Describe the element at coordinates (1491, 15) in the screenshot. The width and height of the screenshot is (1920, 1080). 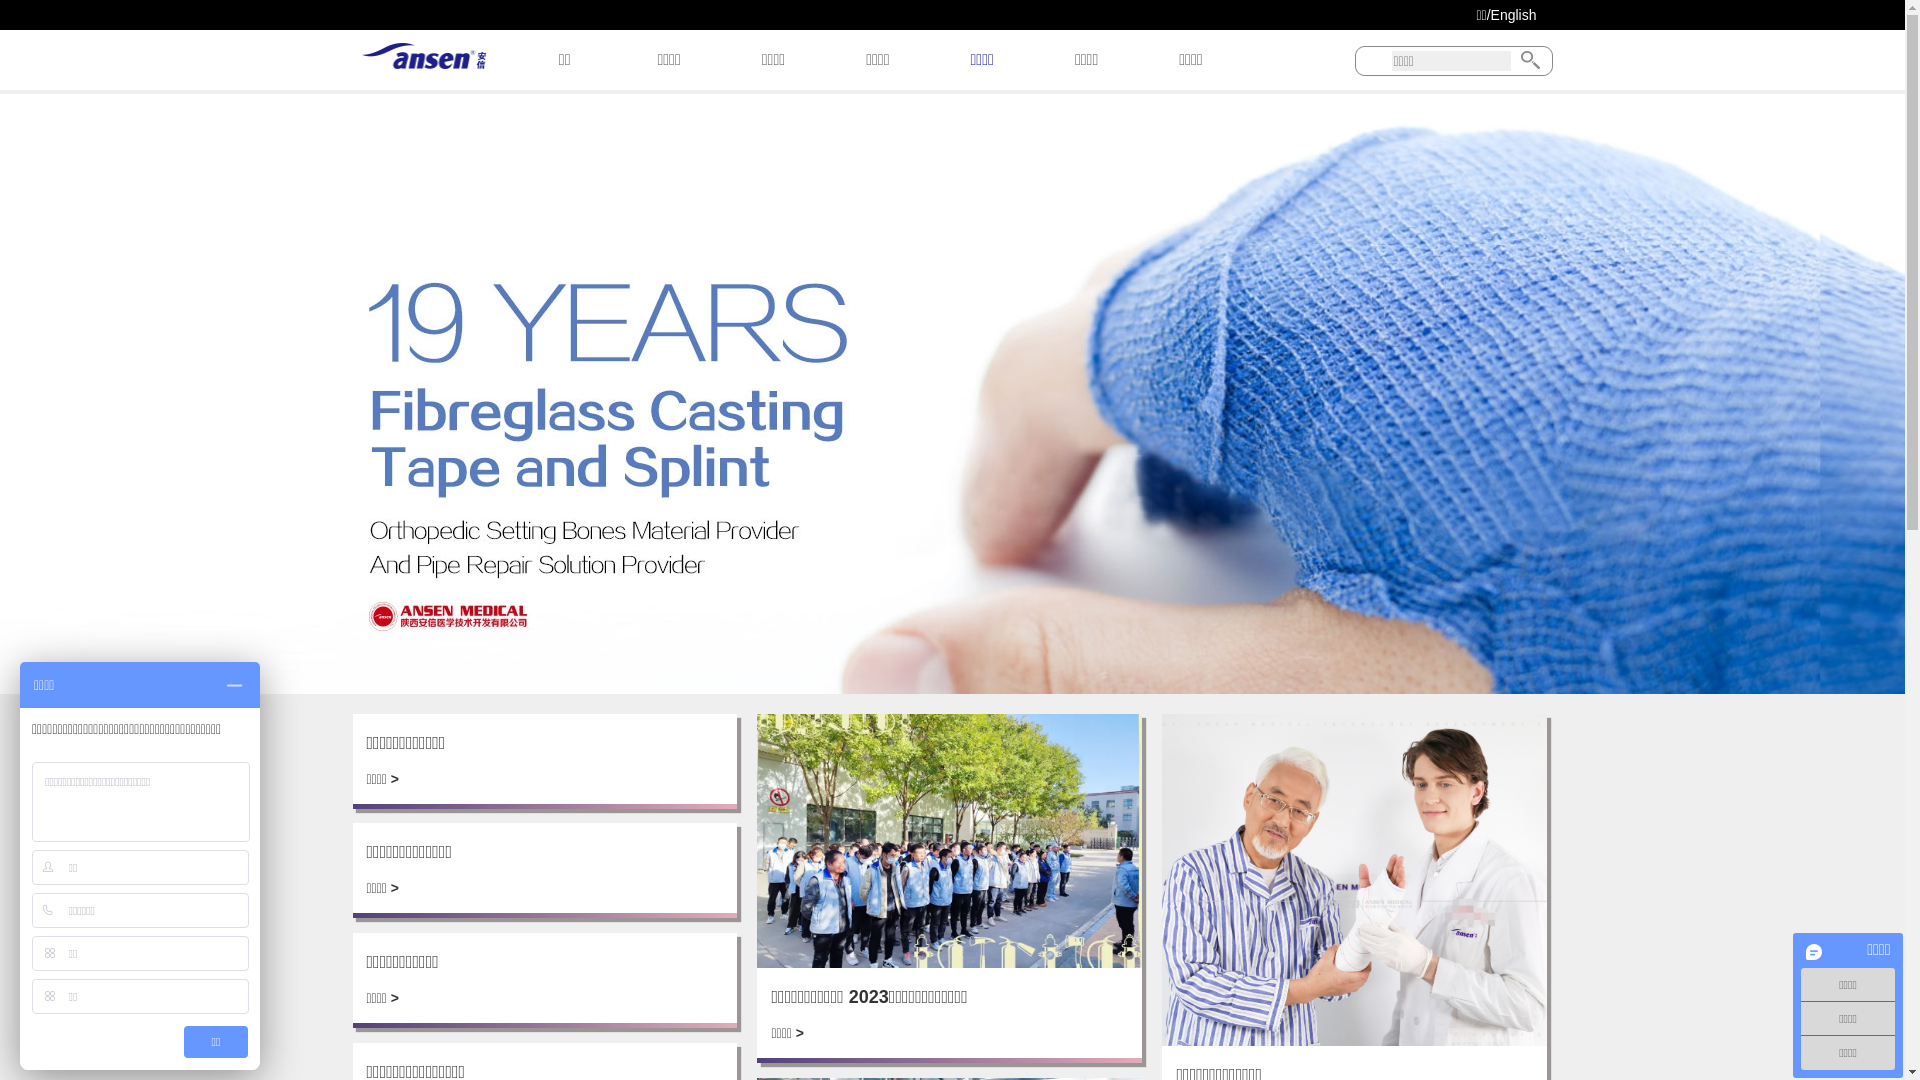
I see `'English'` at that location.